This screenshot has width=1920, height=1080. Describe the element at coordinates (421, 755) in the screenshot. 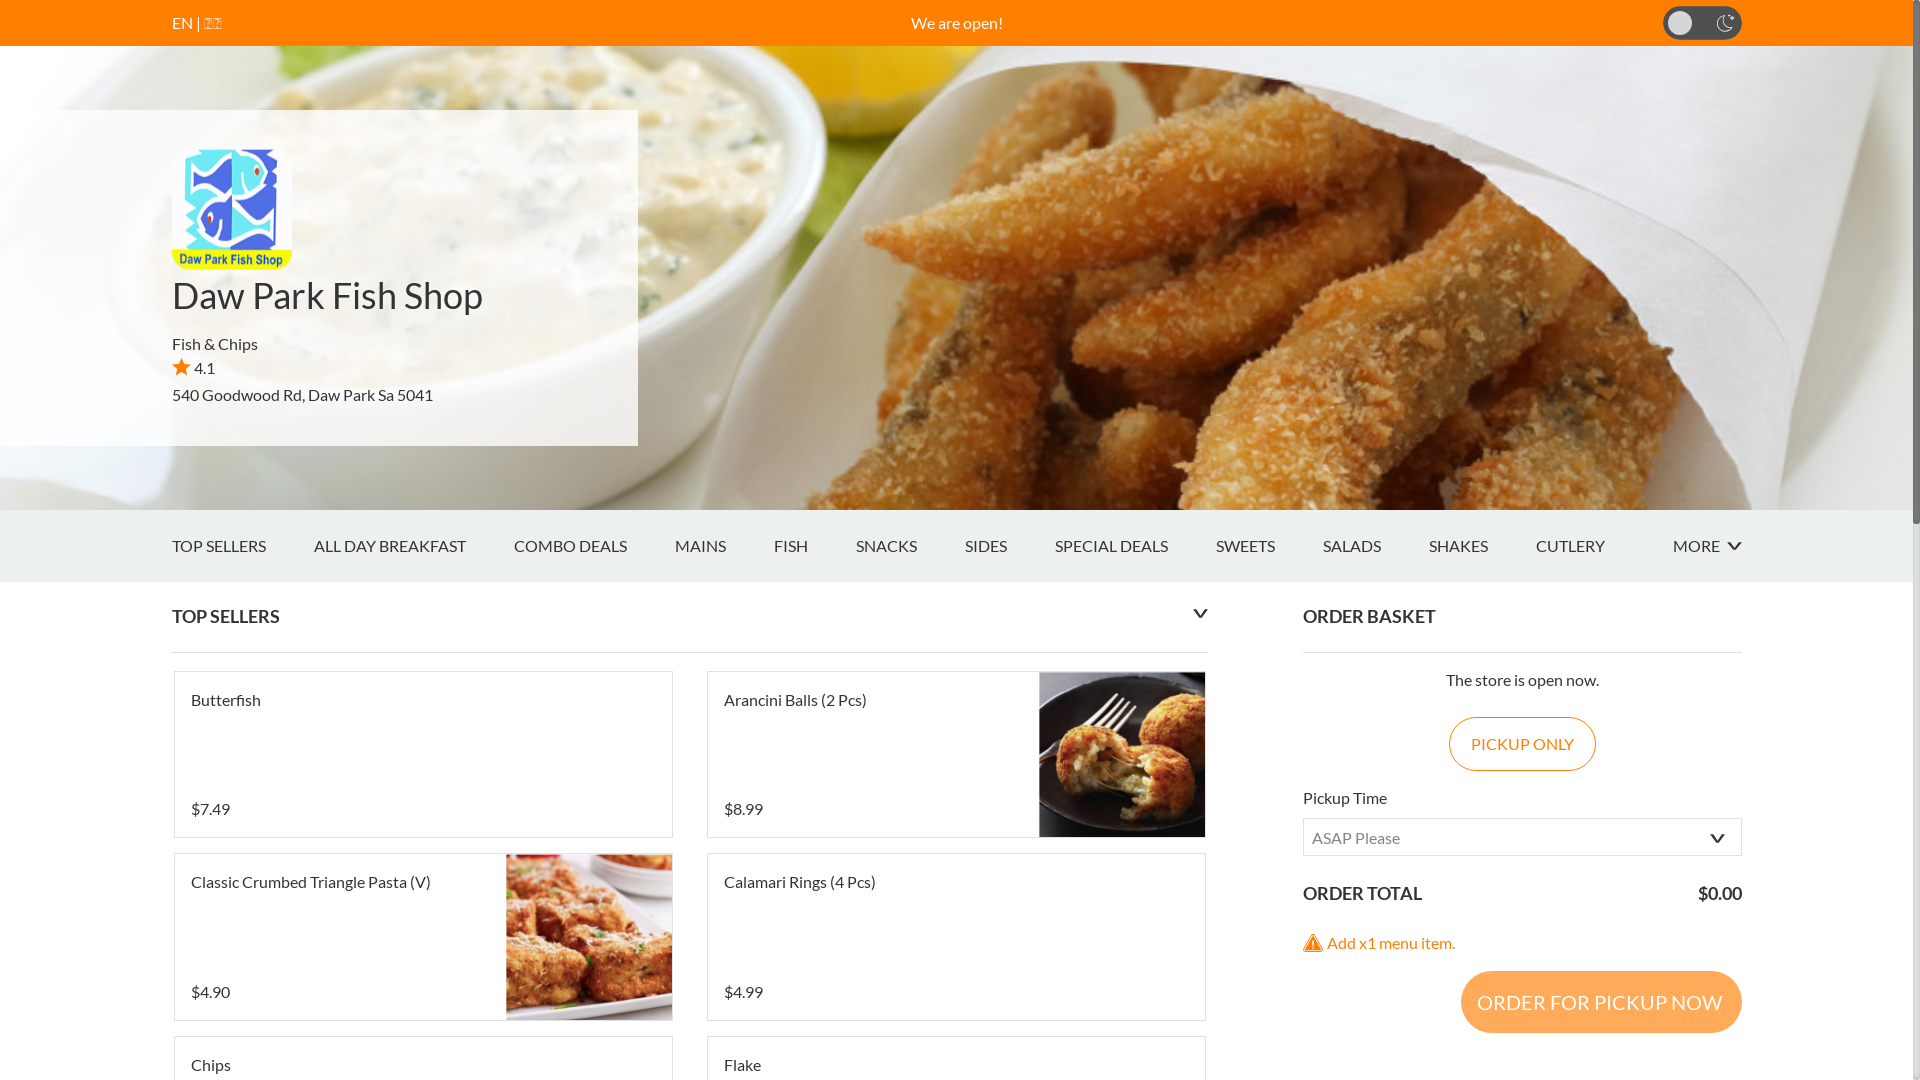

I see `'Butterfish` at that location.